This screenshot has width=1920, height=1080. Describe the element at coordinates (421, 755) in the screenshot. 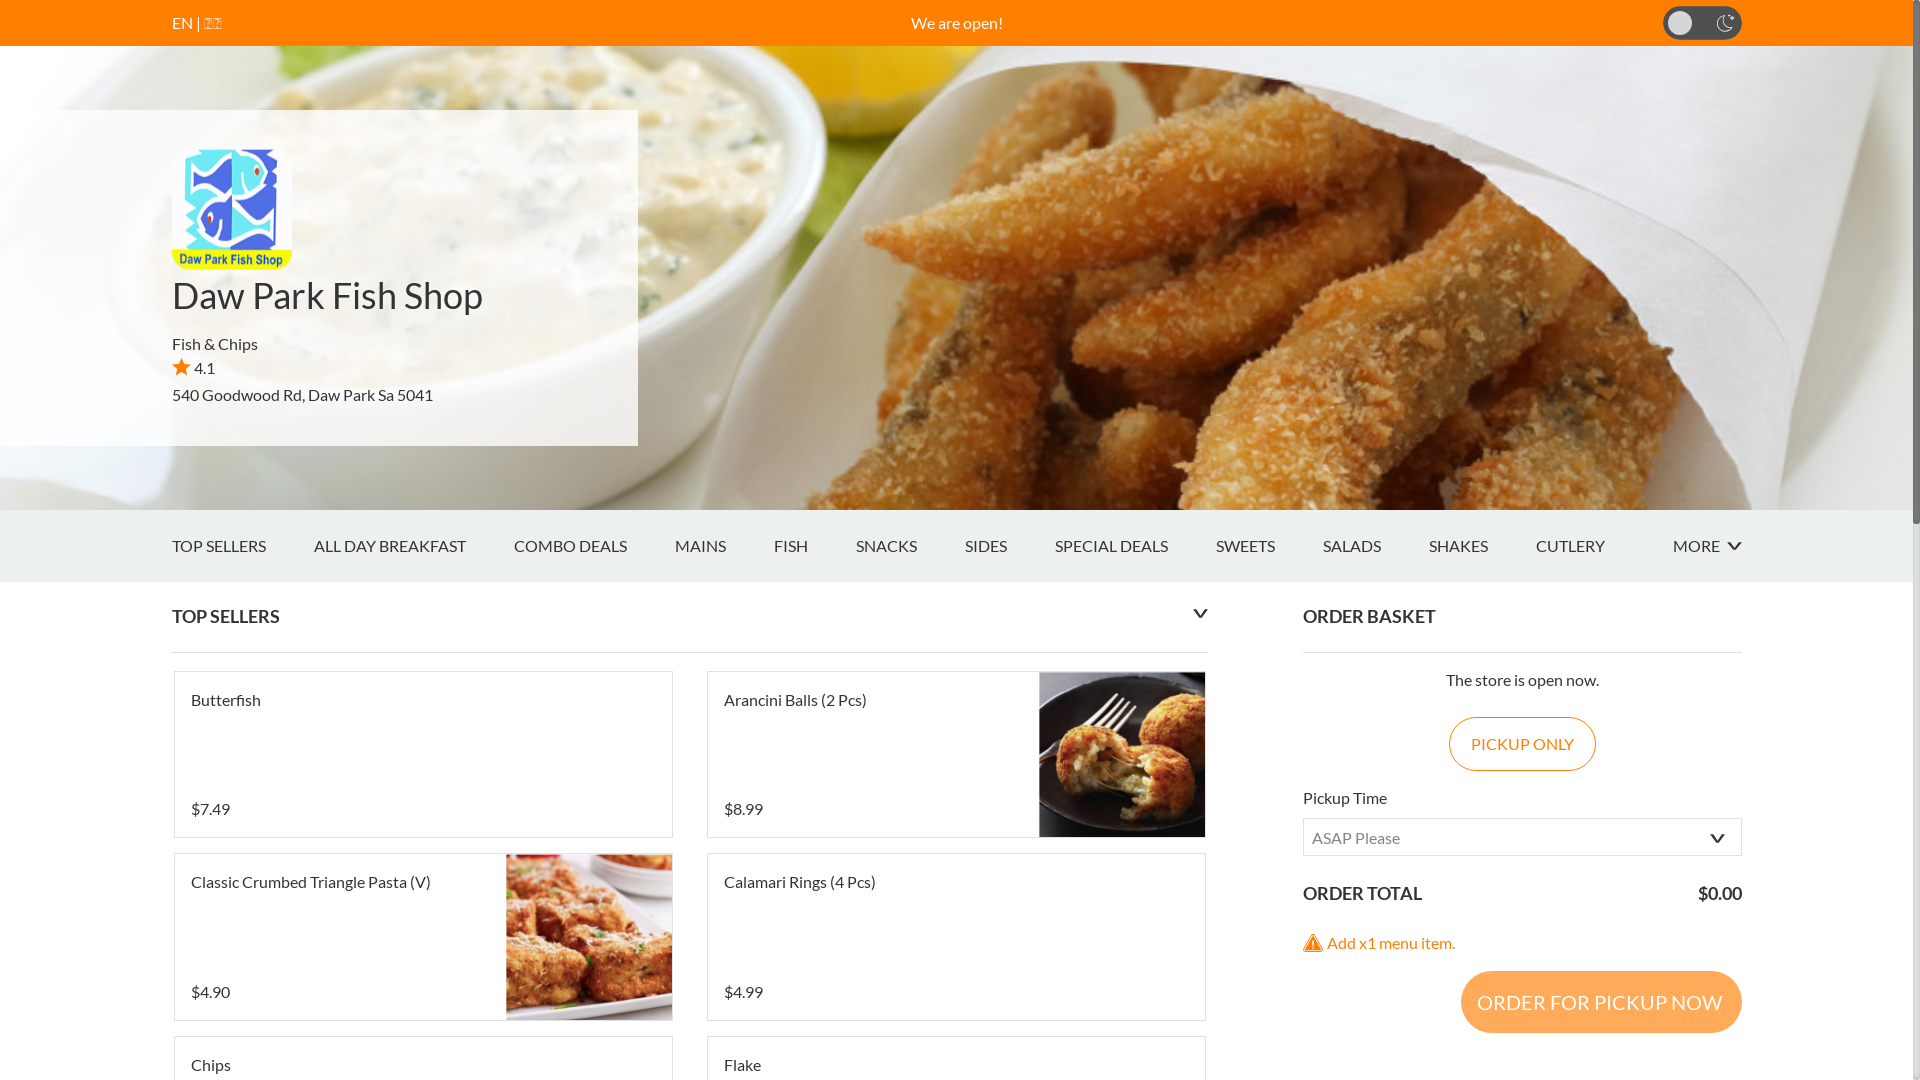

I see `'Butterfish` at that location.